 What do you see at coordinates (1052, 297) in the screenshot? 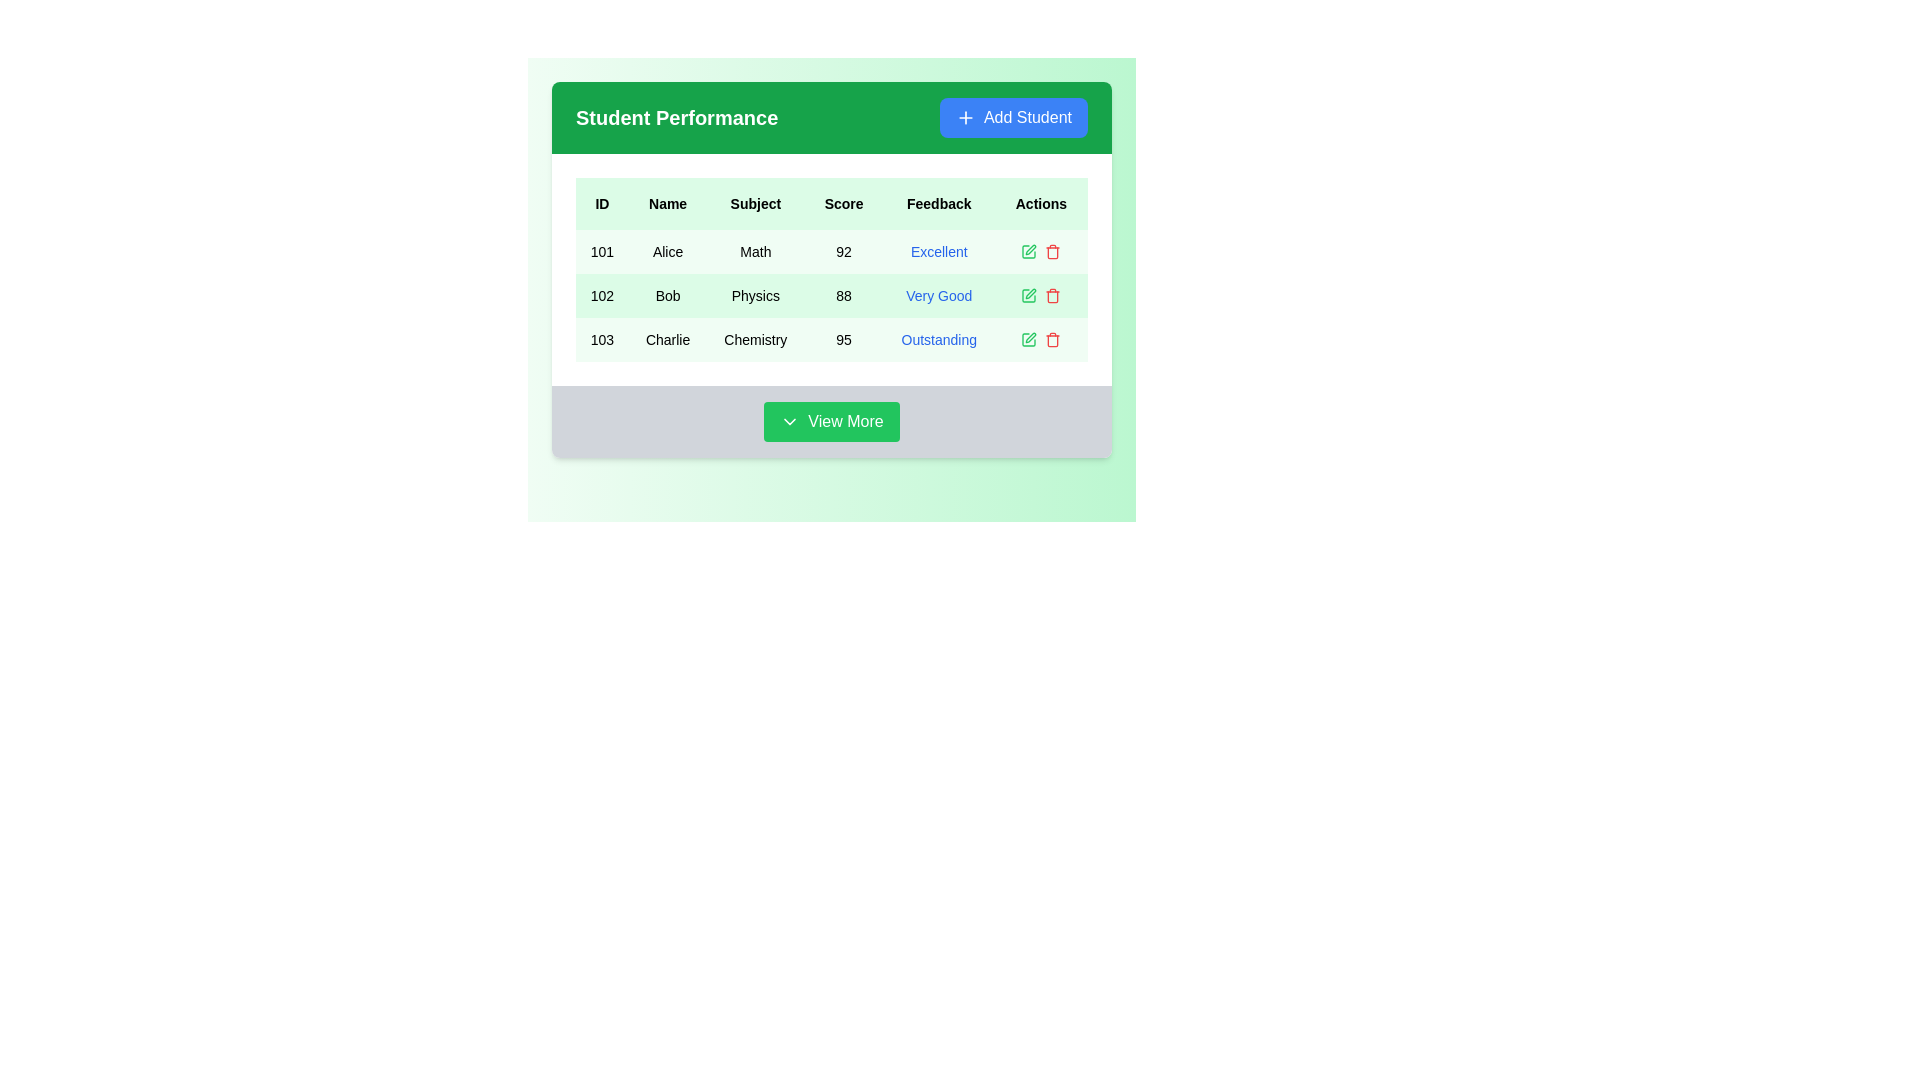
I see `the trash bin icon located in the 'Actions' column of the second row in the table` at bounding box center [1052, 297].